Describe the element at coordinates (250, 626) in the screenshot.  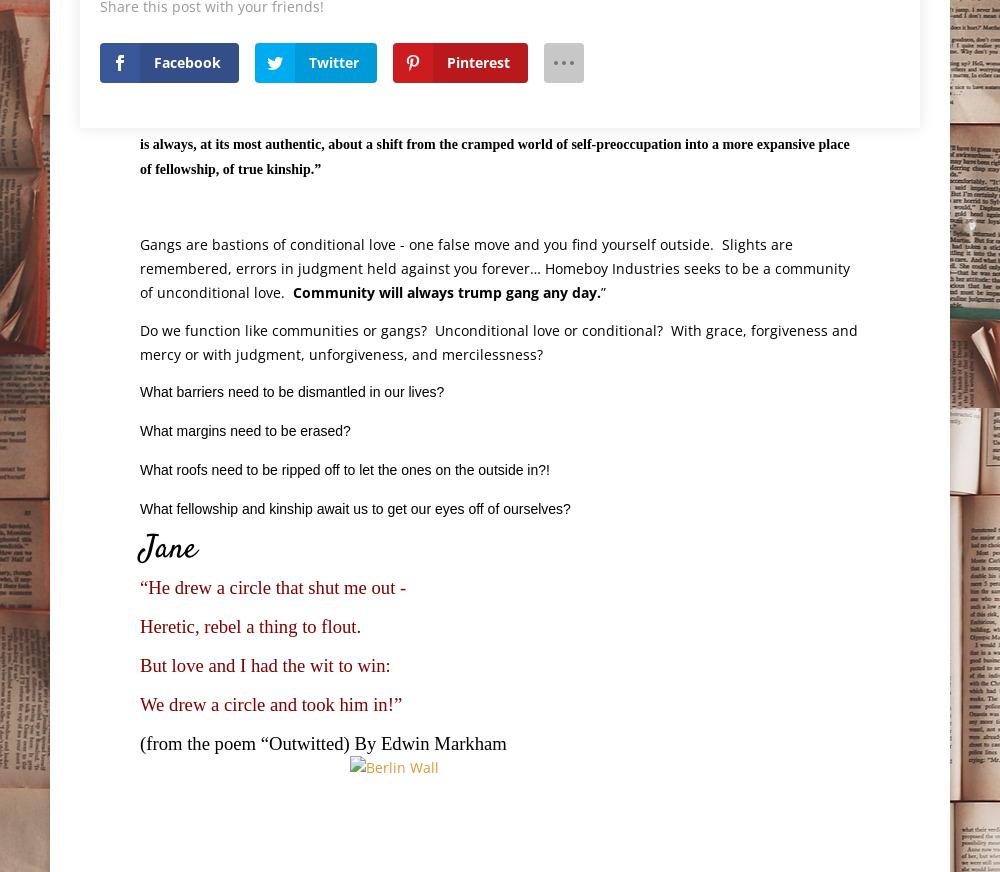
I see `'Heretic, rebel a thing to flout.'` at that location.